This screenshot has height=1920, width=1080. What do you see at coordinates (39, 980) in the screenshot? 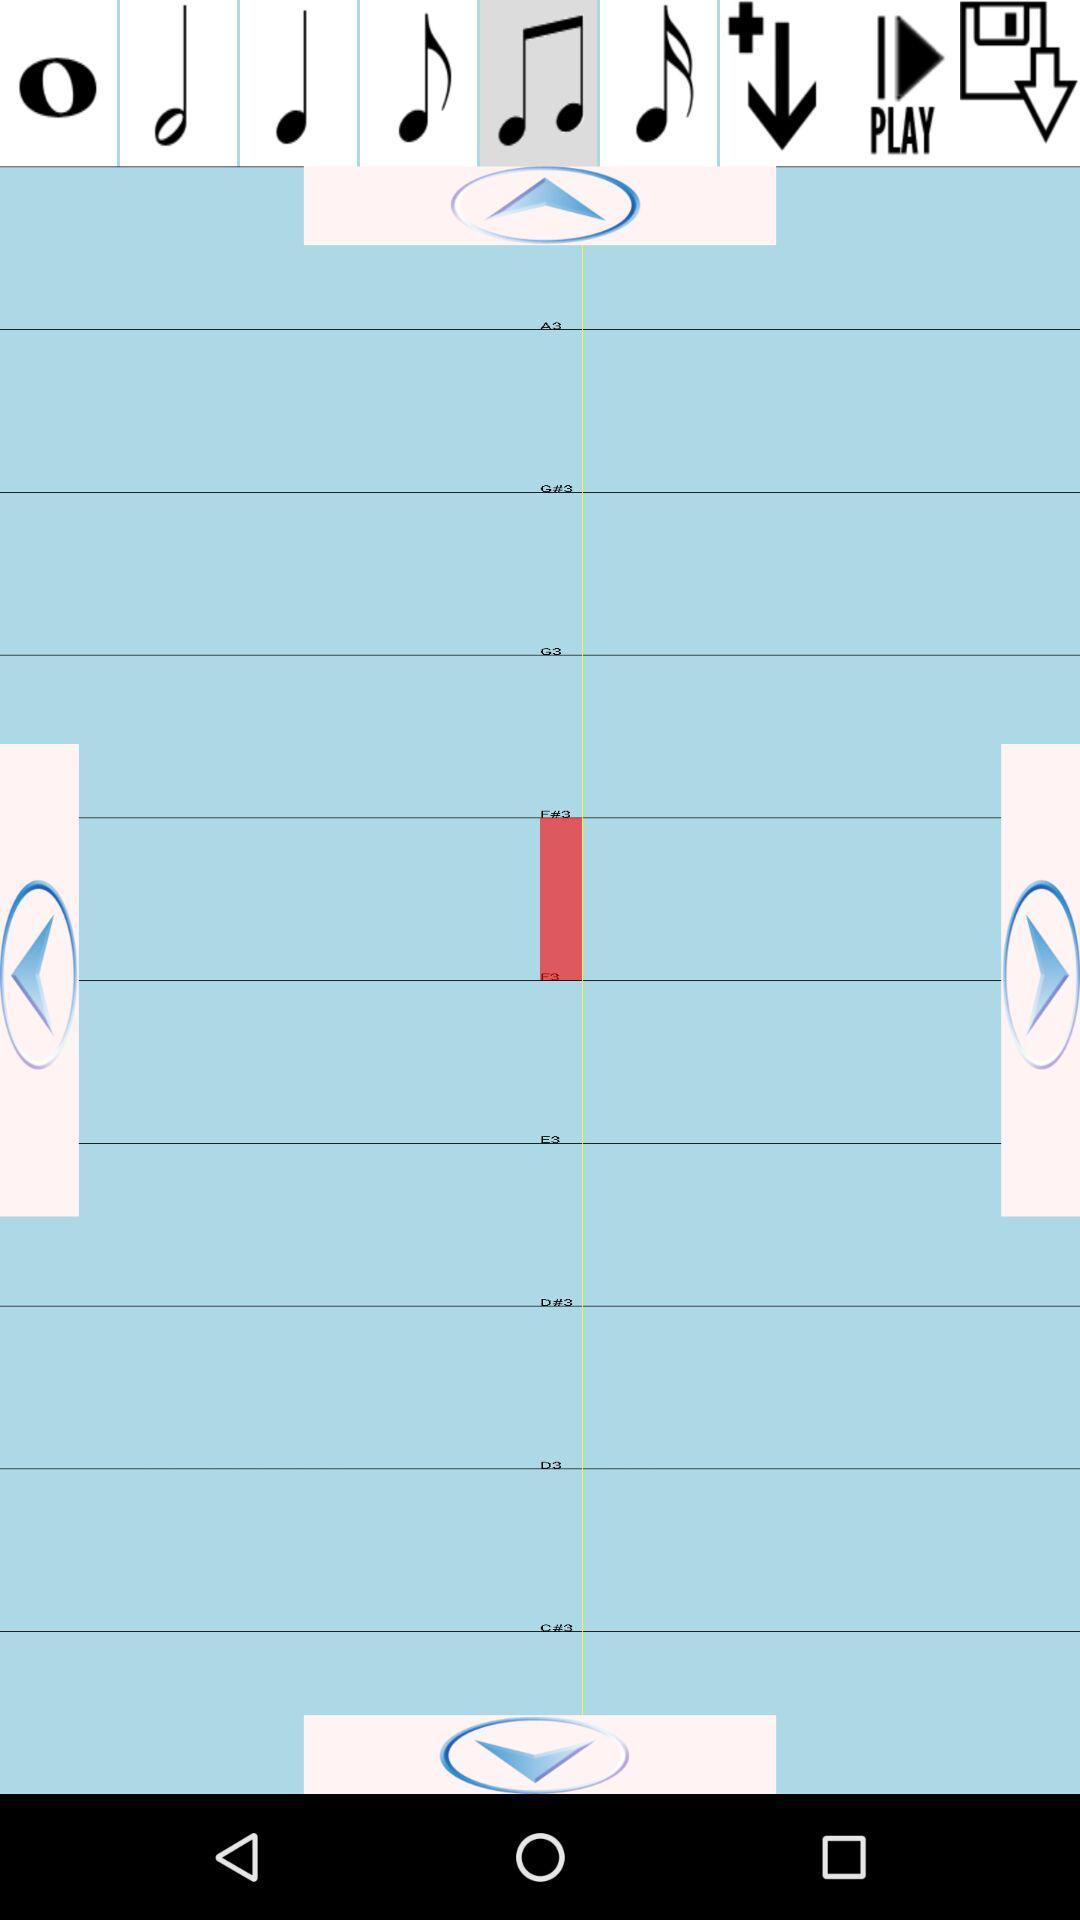
I see `move to the left` at bounding box center [39, 980].